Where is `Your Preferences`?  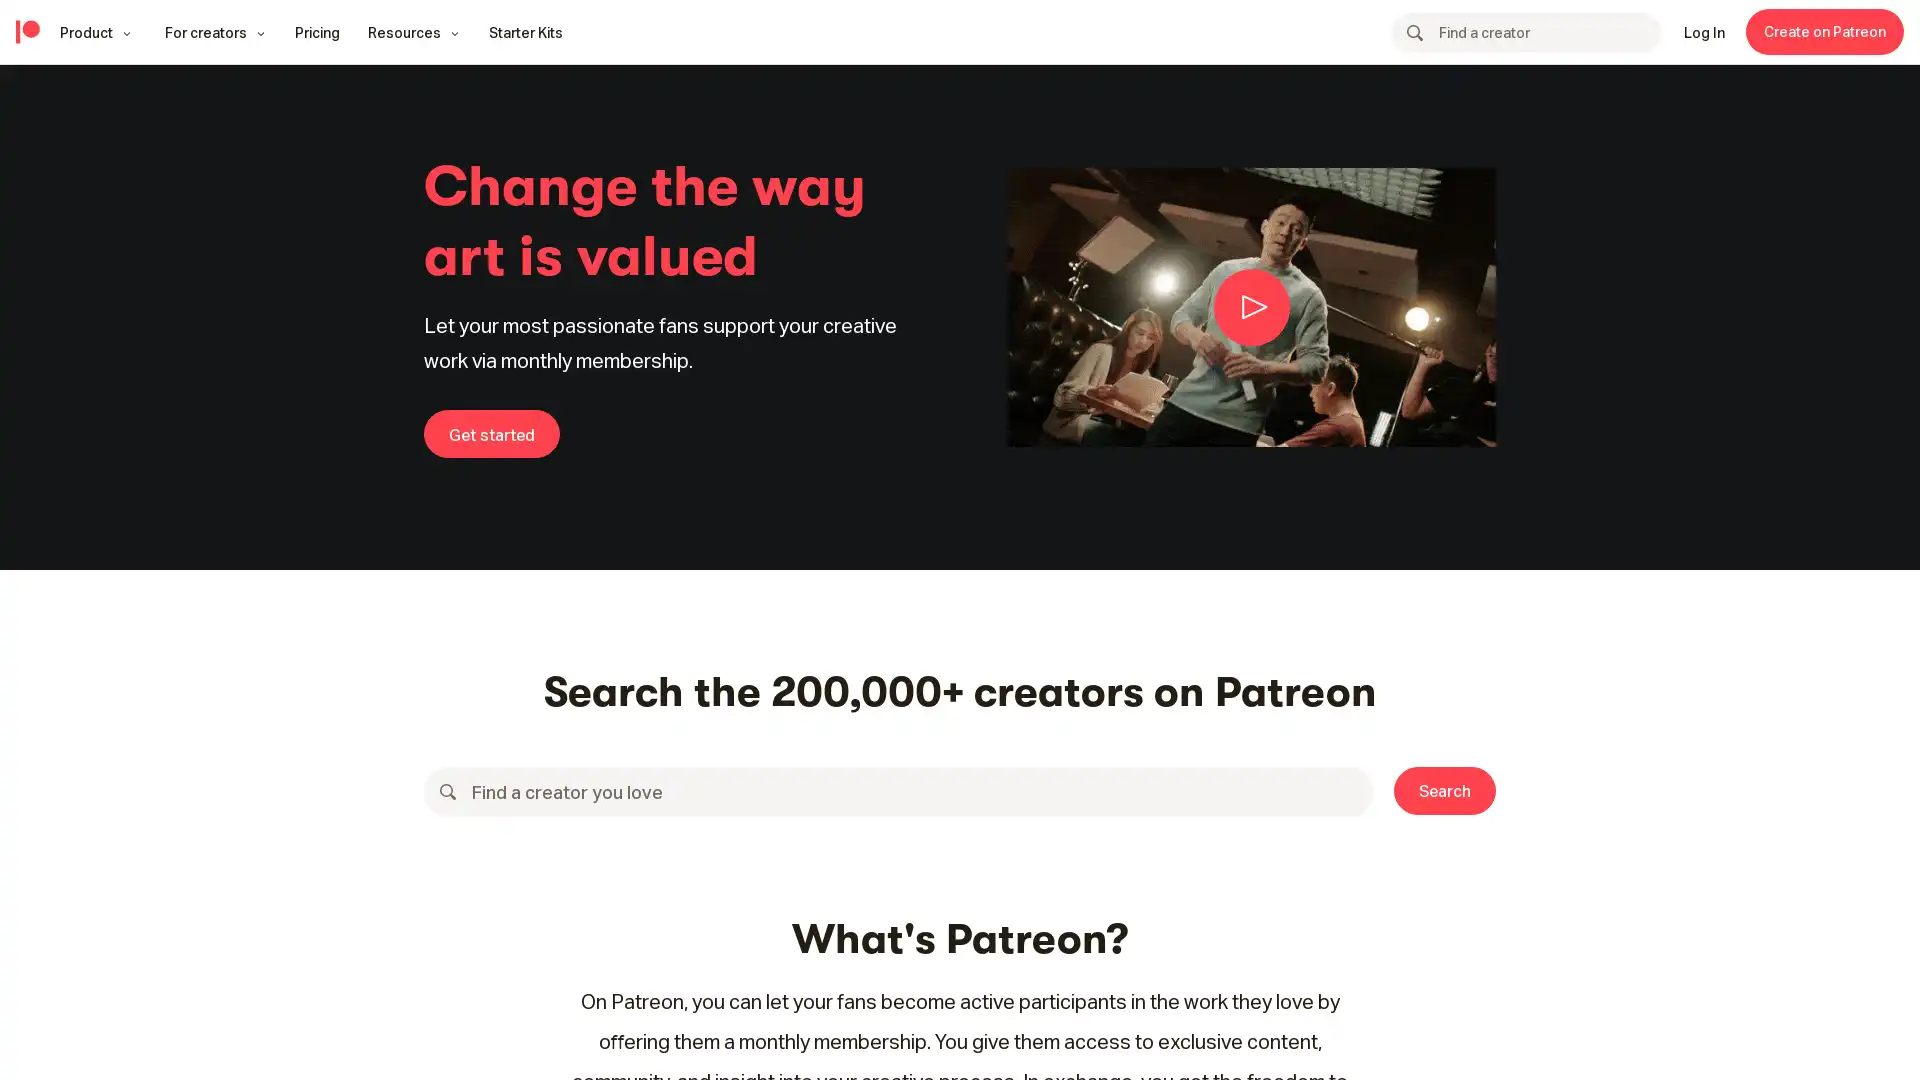 Your Preferences is located at coordinates (185, 1031).